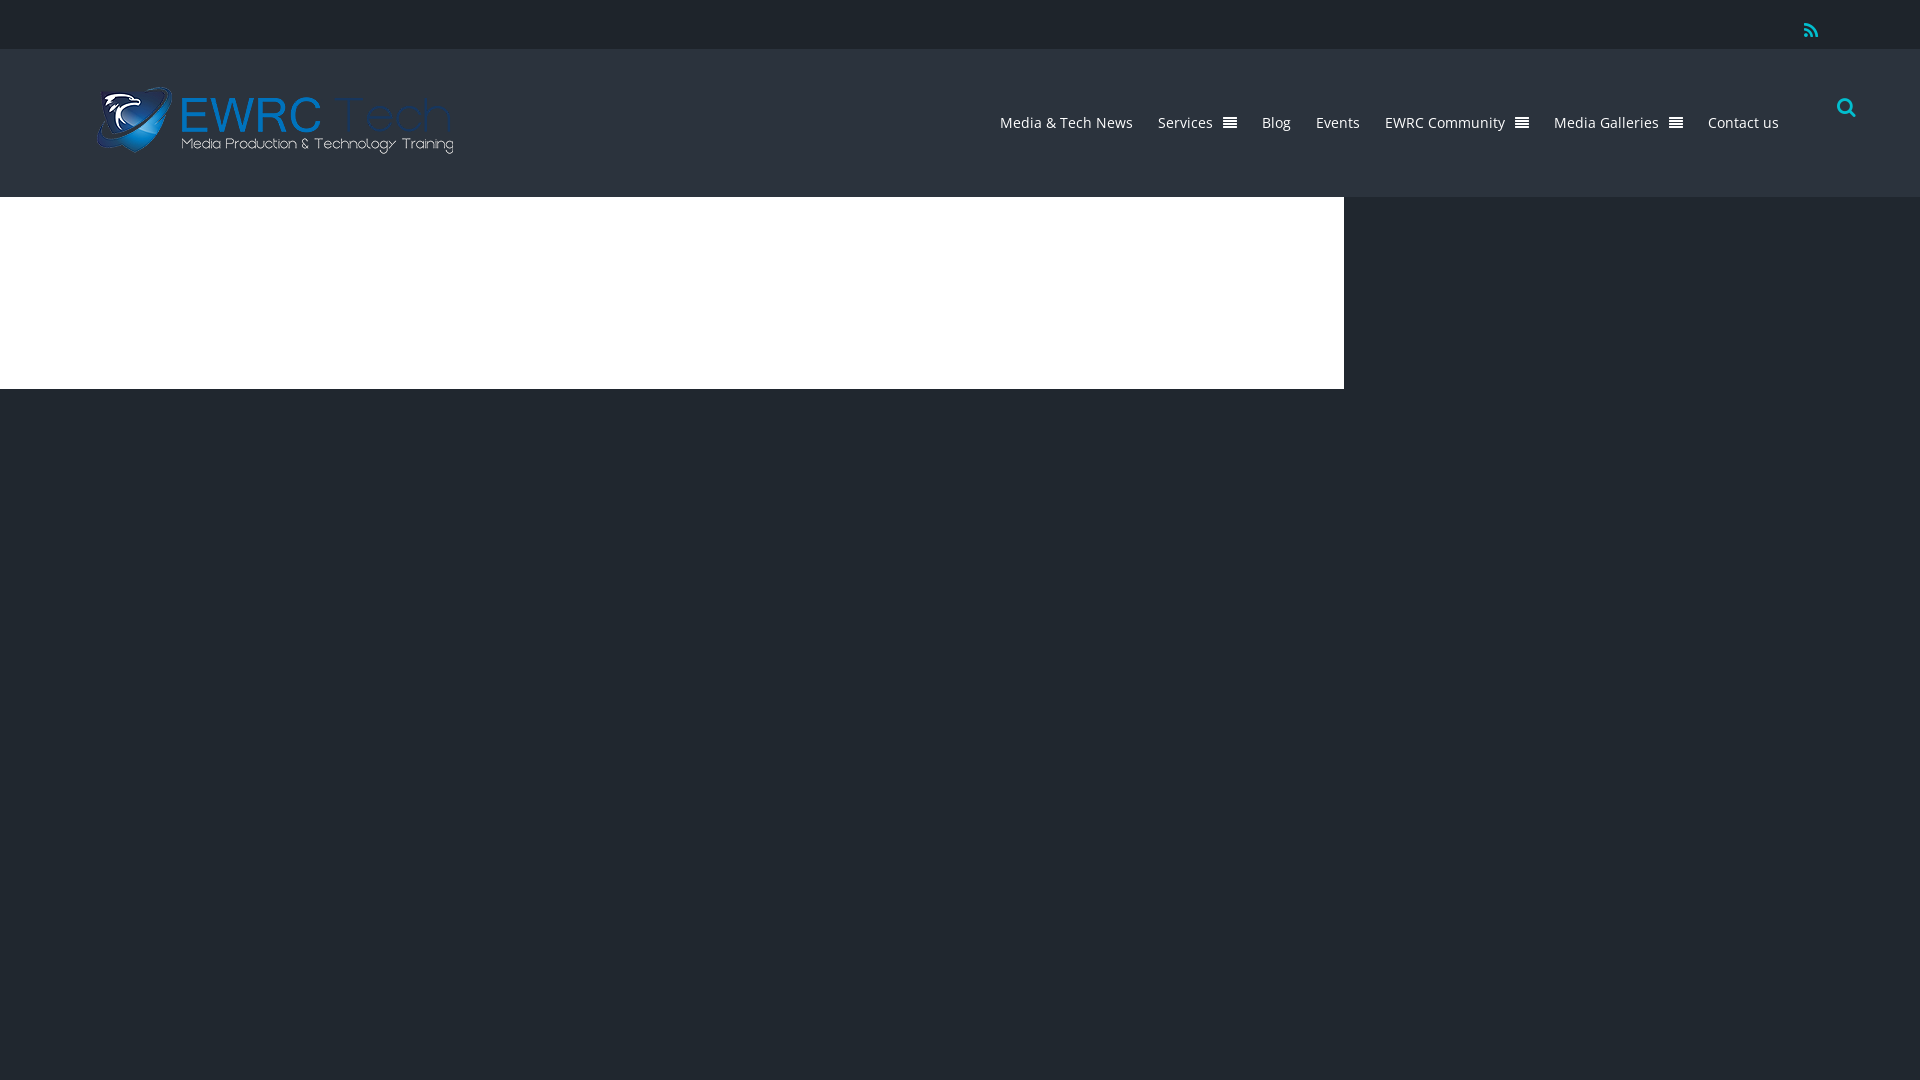 Image resolution: width=1920 pixels, height=1080 pixels. Describe the element at coordinates (1373, 122) in the screenshot. I see `'EWRC Community'` at that location.